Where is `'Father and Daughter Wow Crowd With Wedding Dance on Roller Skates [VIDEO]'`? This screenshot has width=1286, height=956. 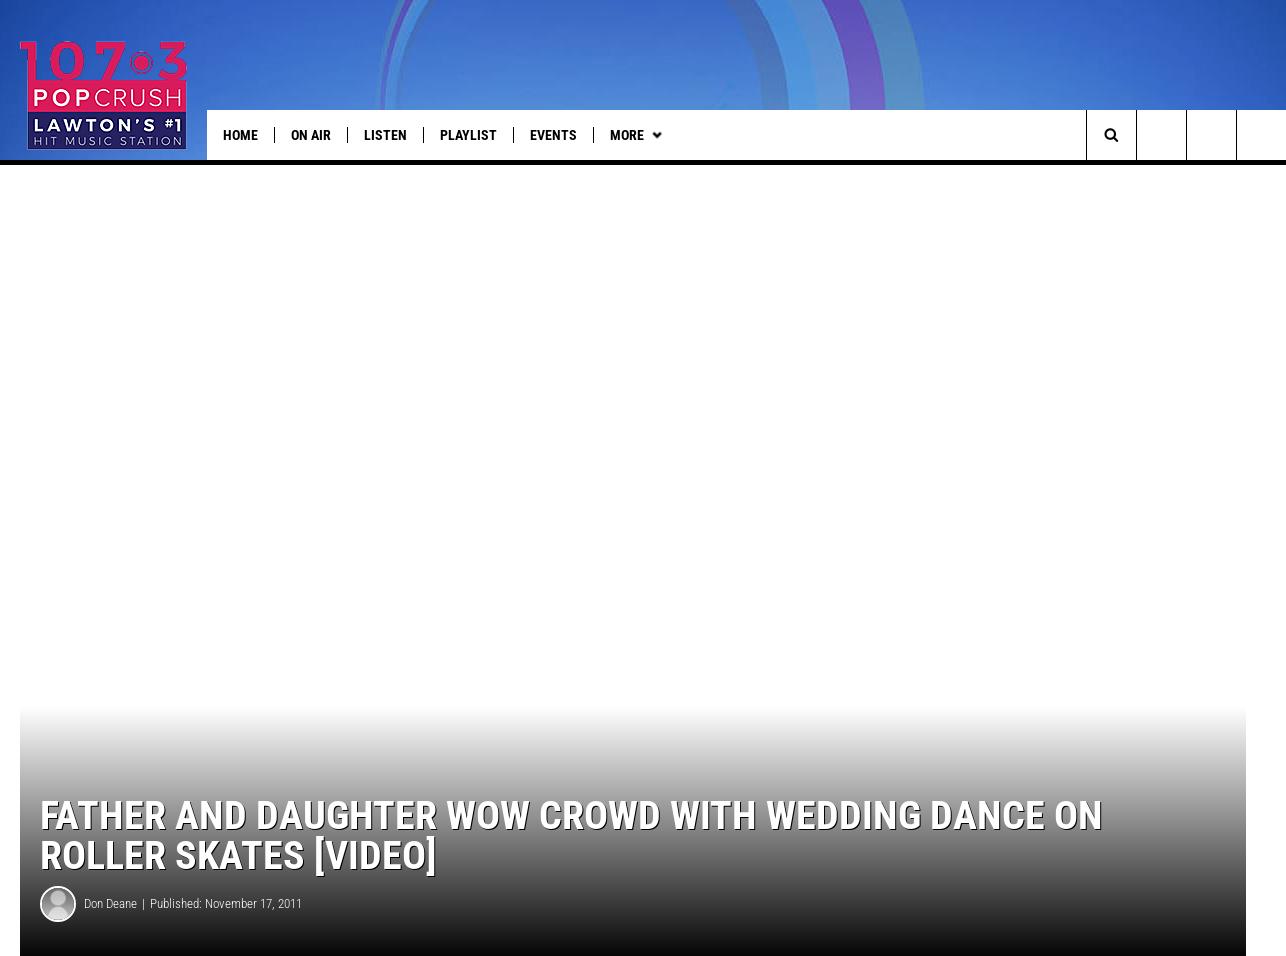 'Father and Daughter Wow Crowd With Wedding Dance on Roller Skates [VIDEO]' is located at coordinates (570, 862).